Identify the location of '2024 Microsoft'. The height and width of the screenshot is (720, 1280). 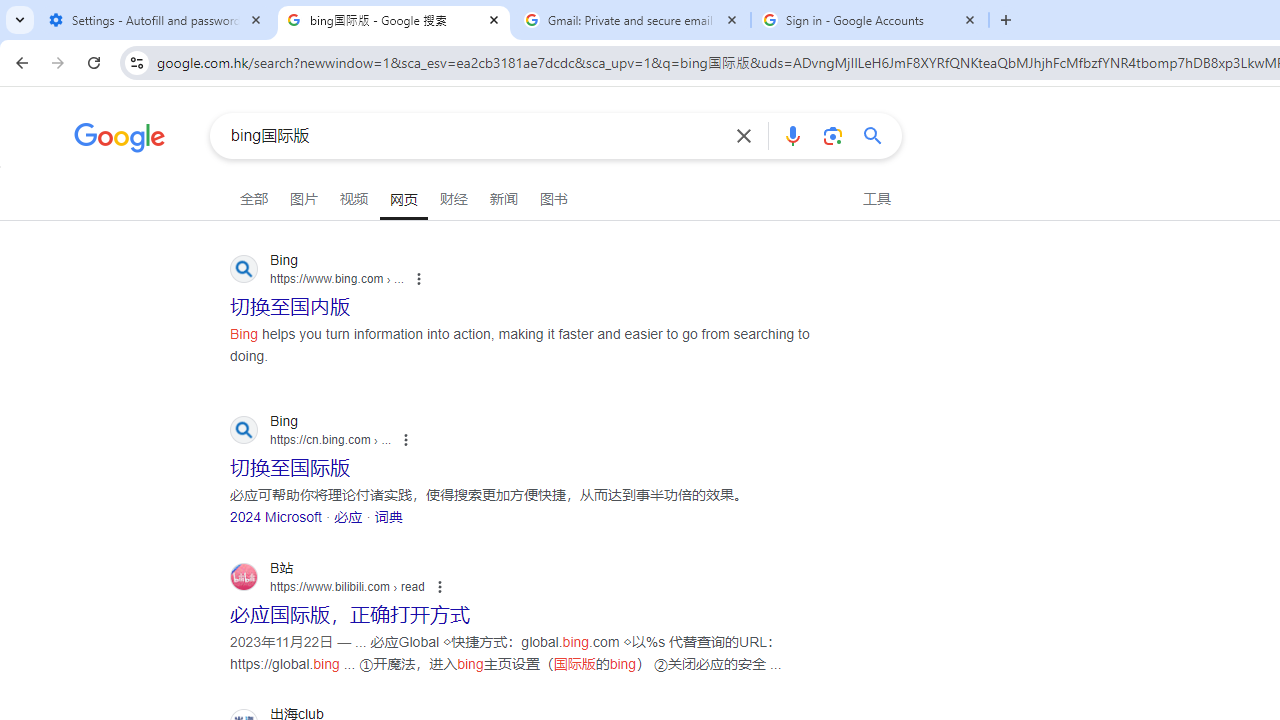
(275, 515).